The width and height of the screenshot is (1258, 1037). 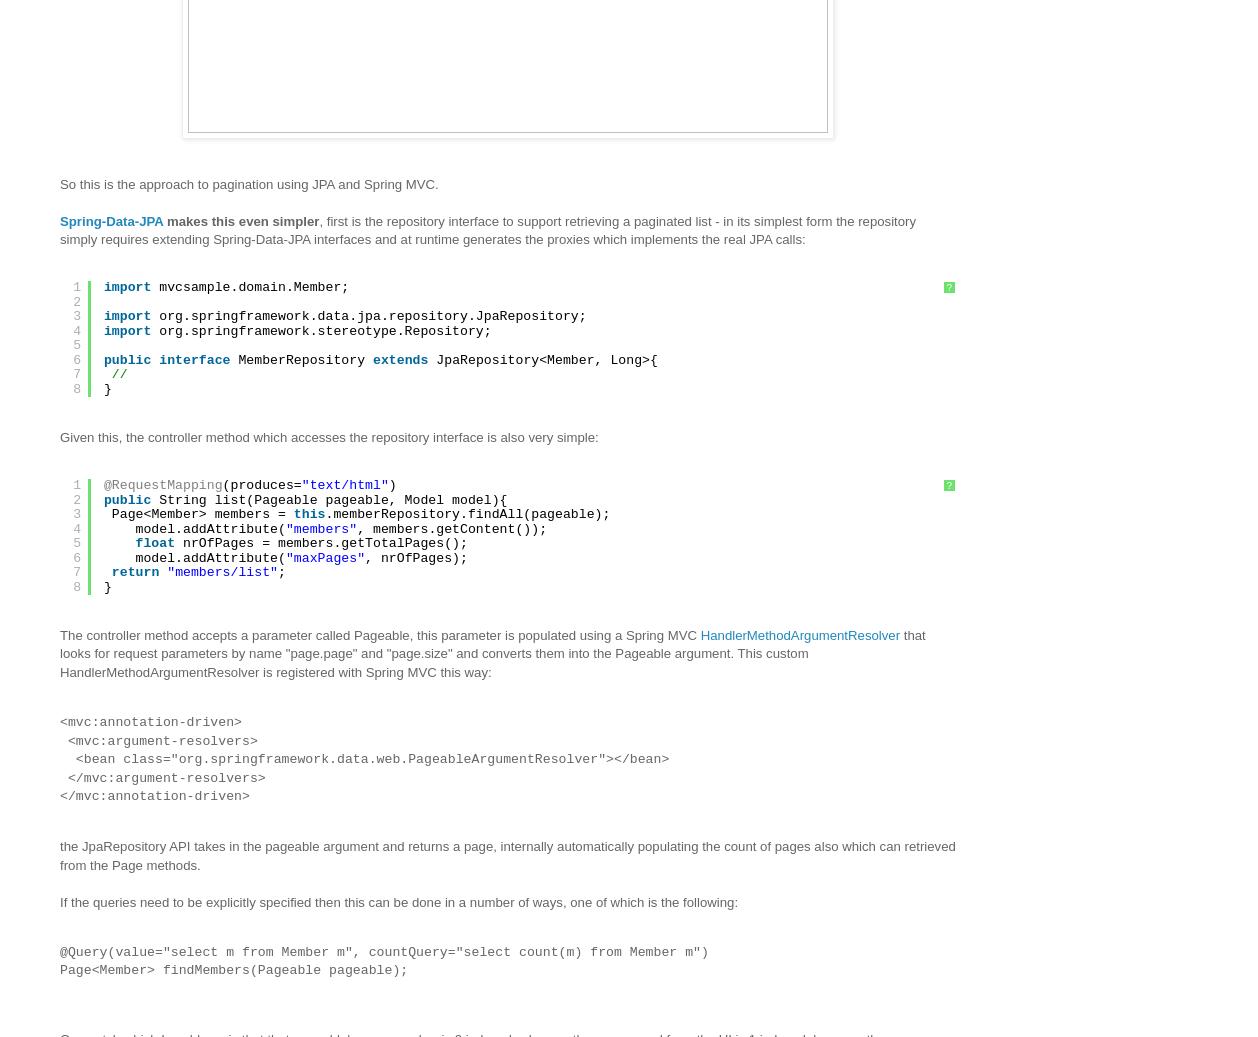 What do you see at coordinates (323, 329) in the screenshot?
I see `'org.springframework.stereotype.Repository;'` at bounding box center [323, 329].